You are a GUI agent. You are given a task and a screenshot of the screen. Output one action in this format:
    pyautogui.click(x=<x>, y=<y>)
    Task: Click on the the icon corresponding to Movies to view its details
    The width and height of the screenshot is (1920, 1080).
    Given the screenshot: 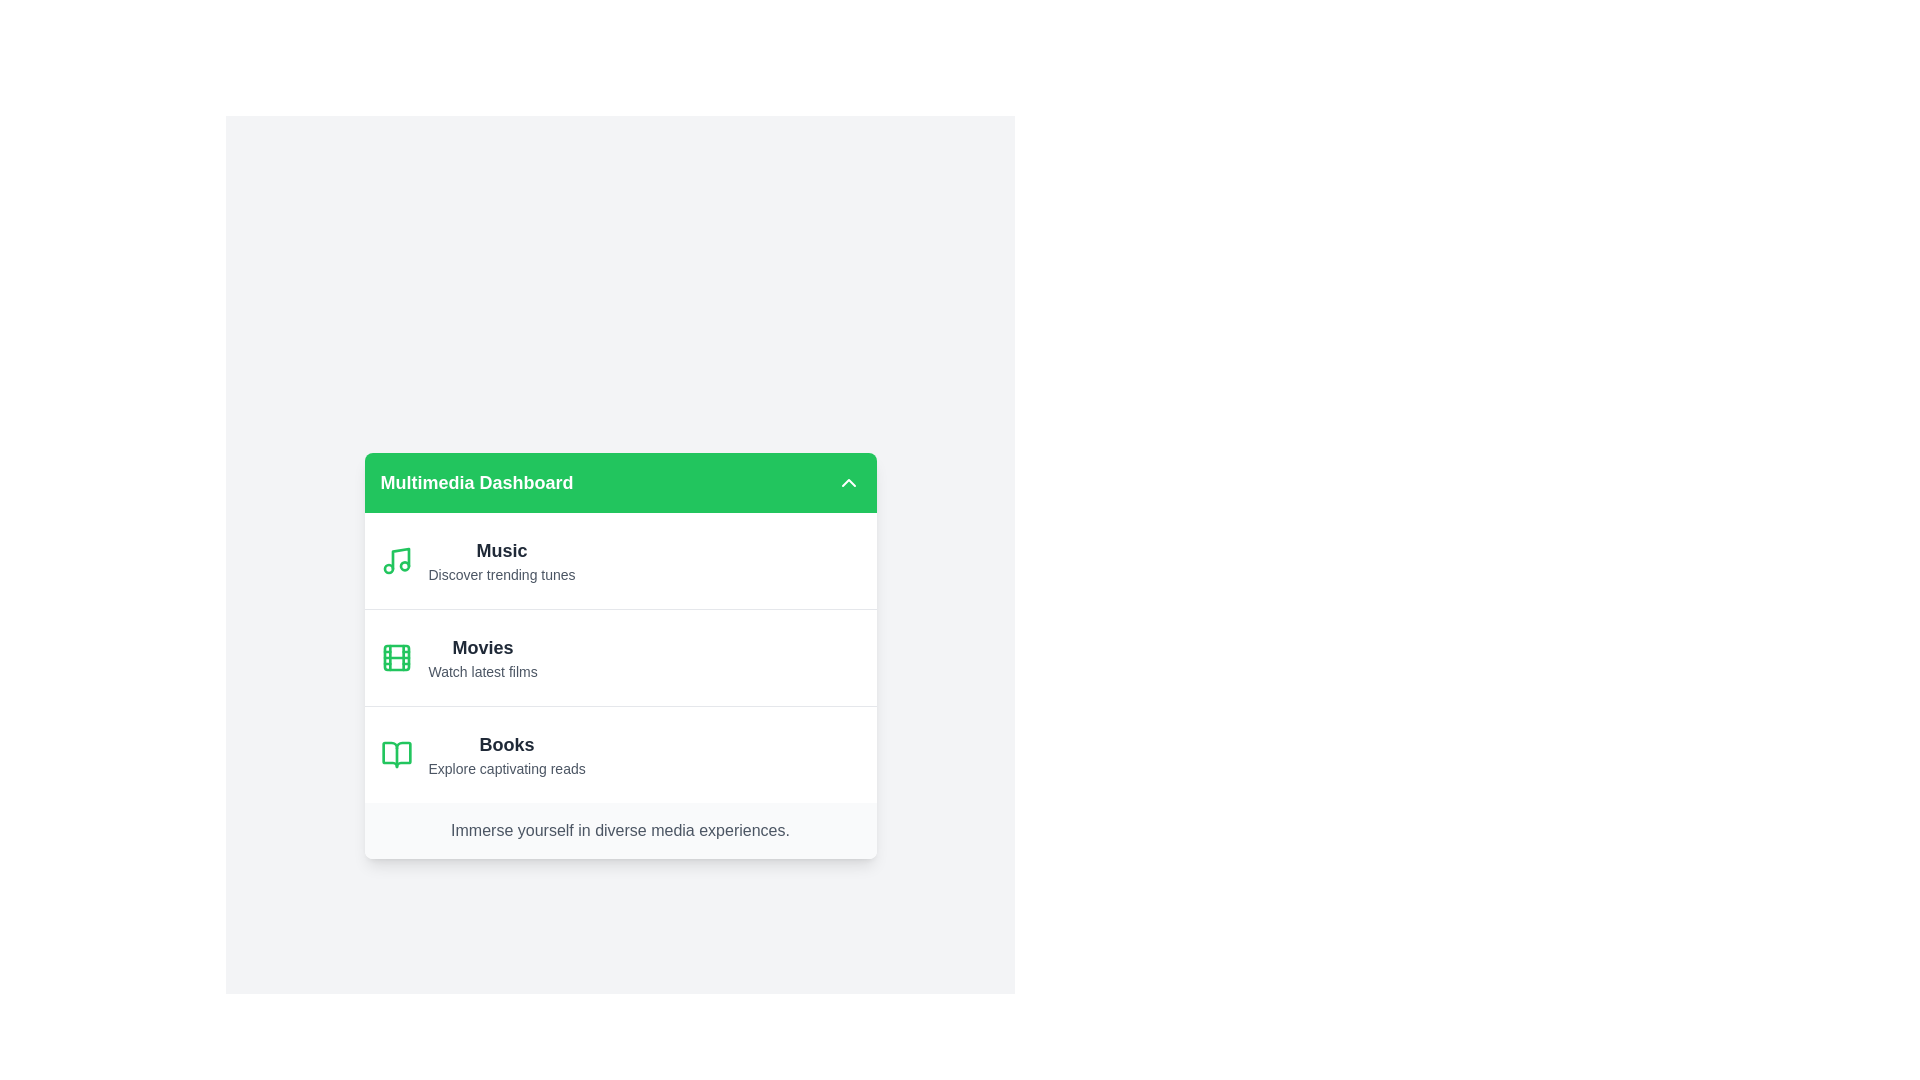 What is the action you would take?
    pyautogui.click(x=396, y=658)
    